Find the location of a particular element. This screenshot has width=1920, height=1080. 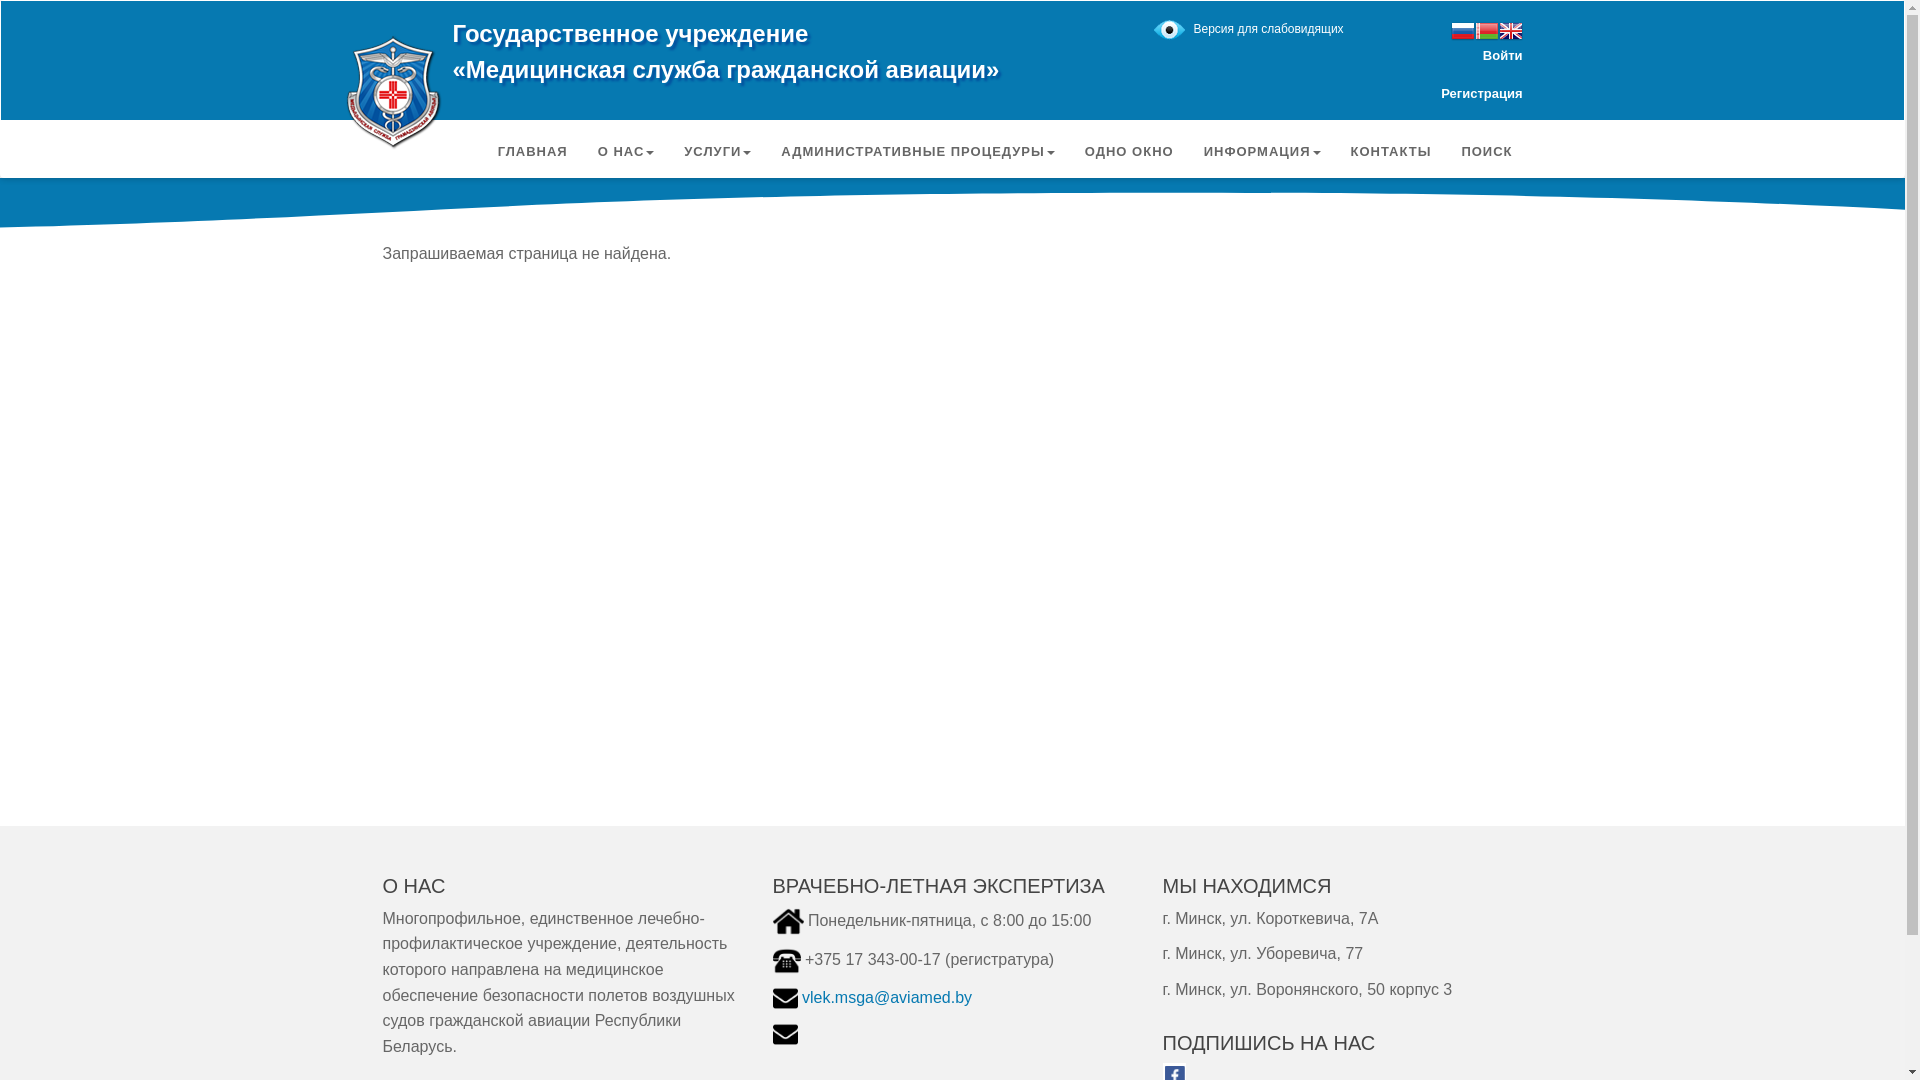

'Belarusian' is located at coordinates (1486, 31).